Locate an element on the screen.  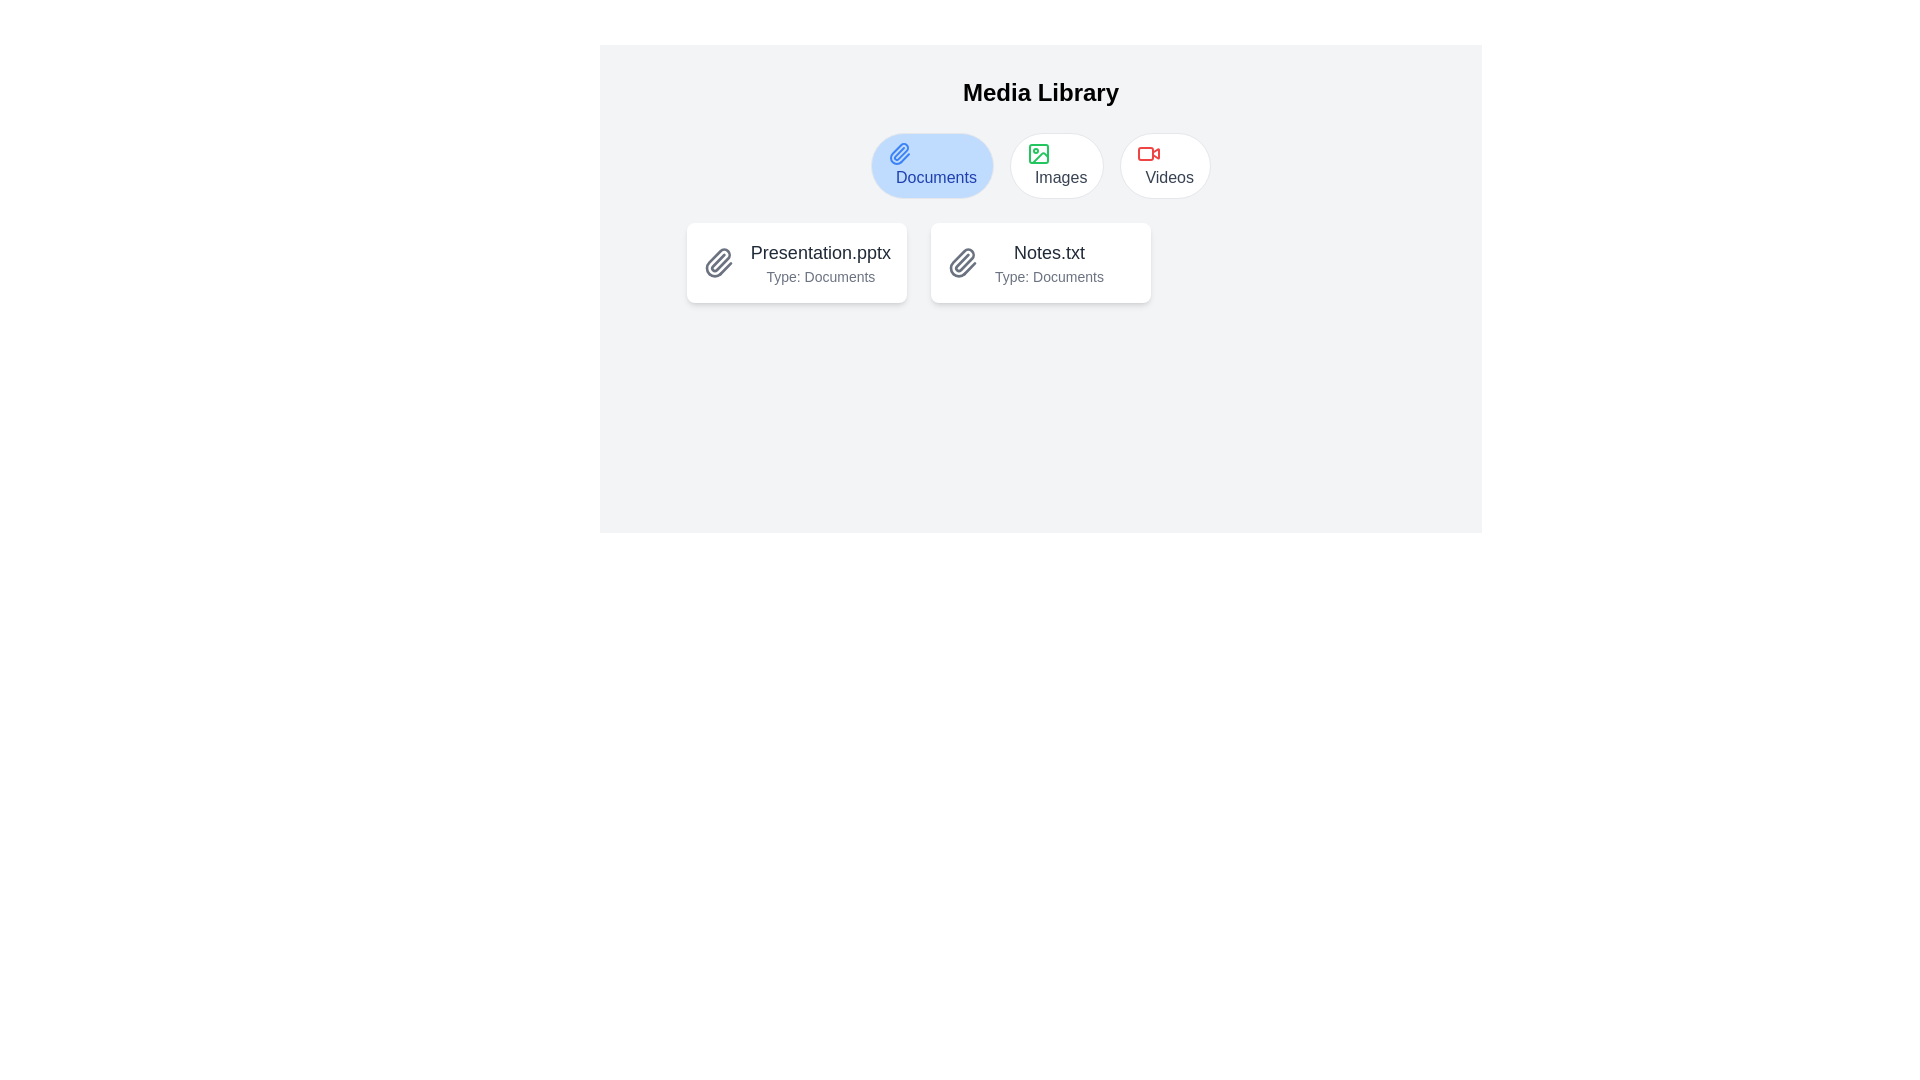
the attachment icon located on the left side of the second rectangular card in a horizontal row, which signifies that a file can be attached or is of a document type is located at coordinates (962, 261).